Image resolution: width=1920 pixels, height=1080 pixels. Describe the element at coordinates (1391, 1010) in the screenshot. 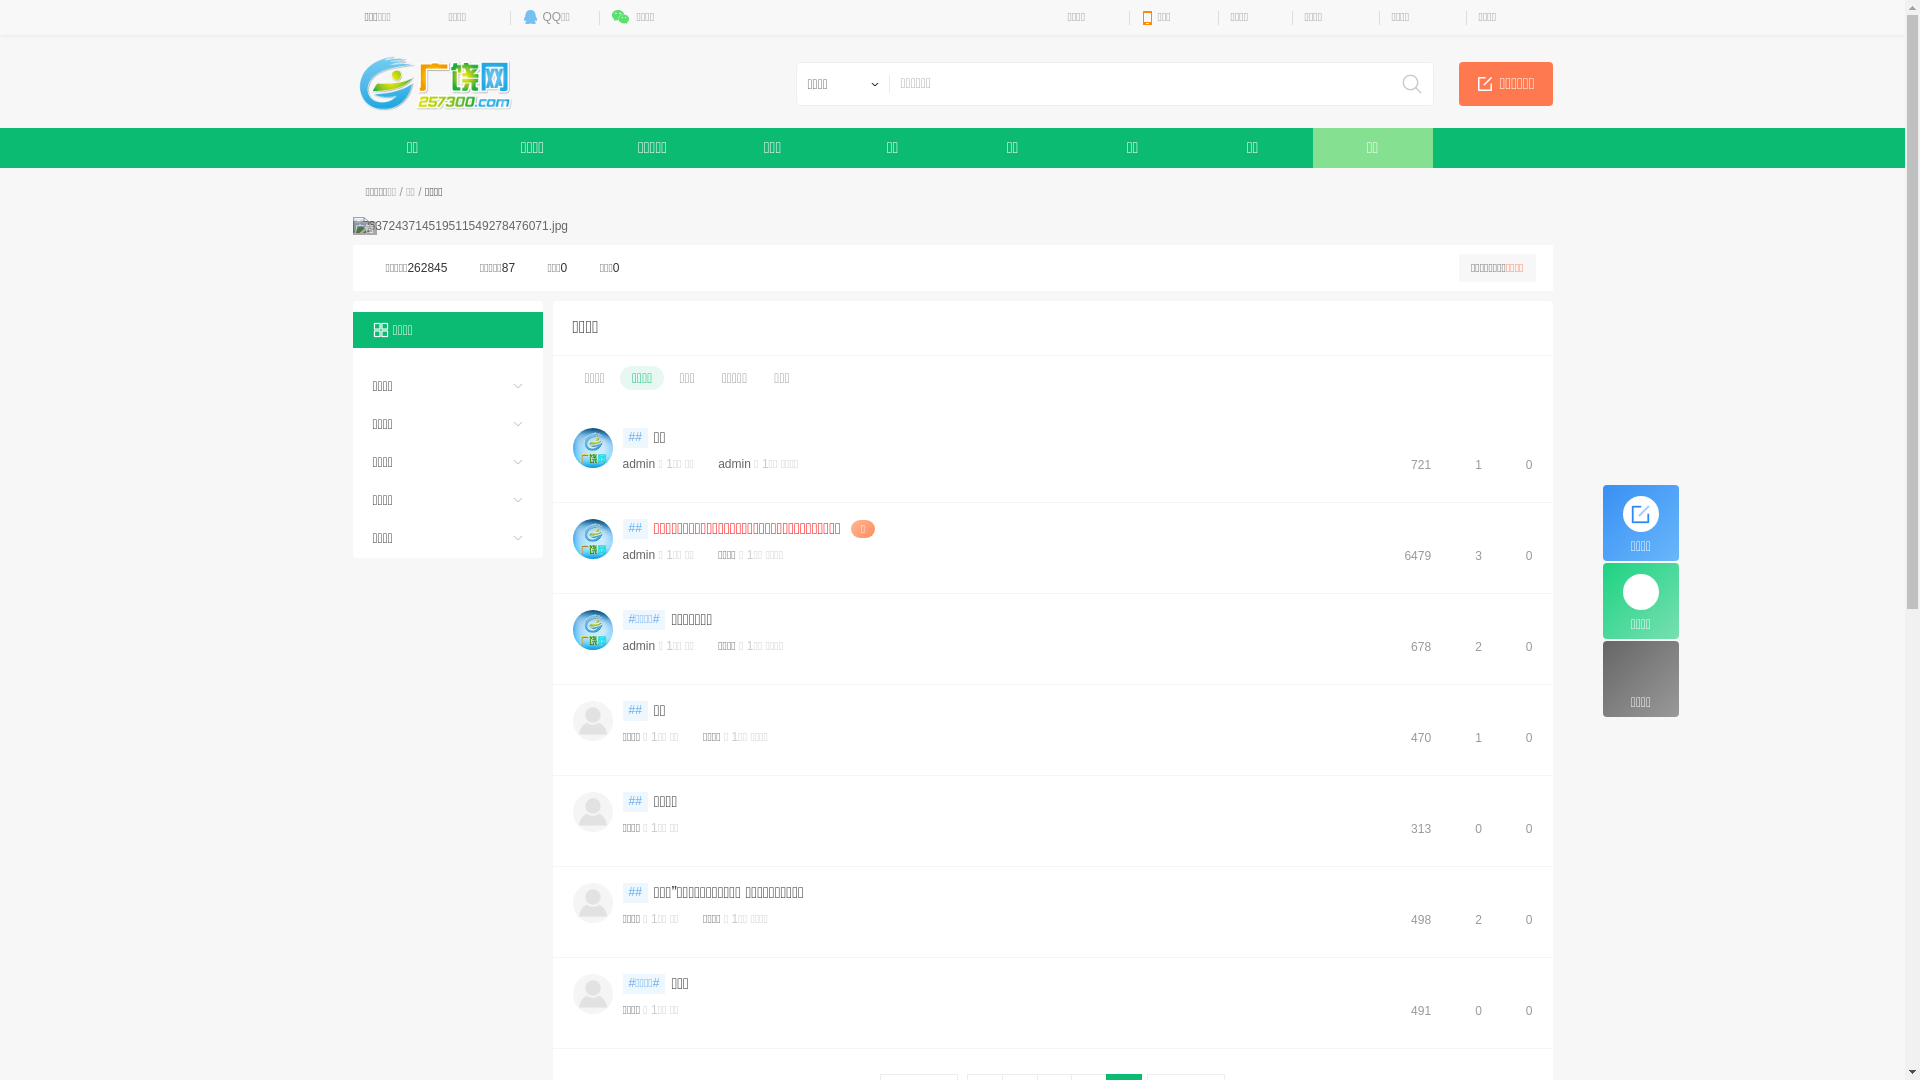

I see `'491'` at that location.